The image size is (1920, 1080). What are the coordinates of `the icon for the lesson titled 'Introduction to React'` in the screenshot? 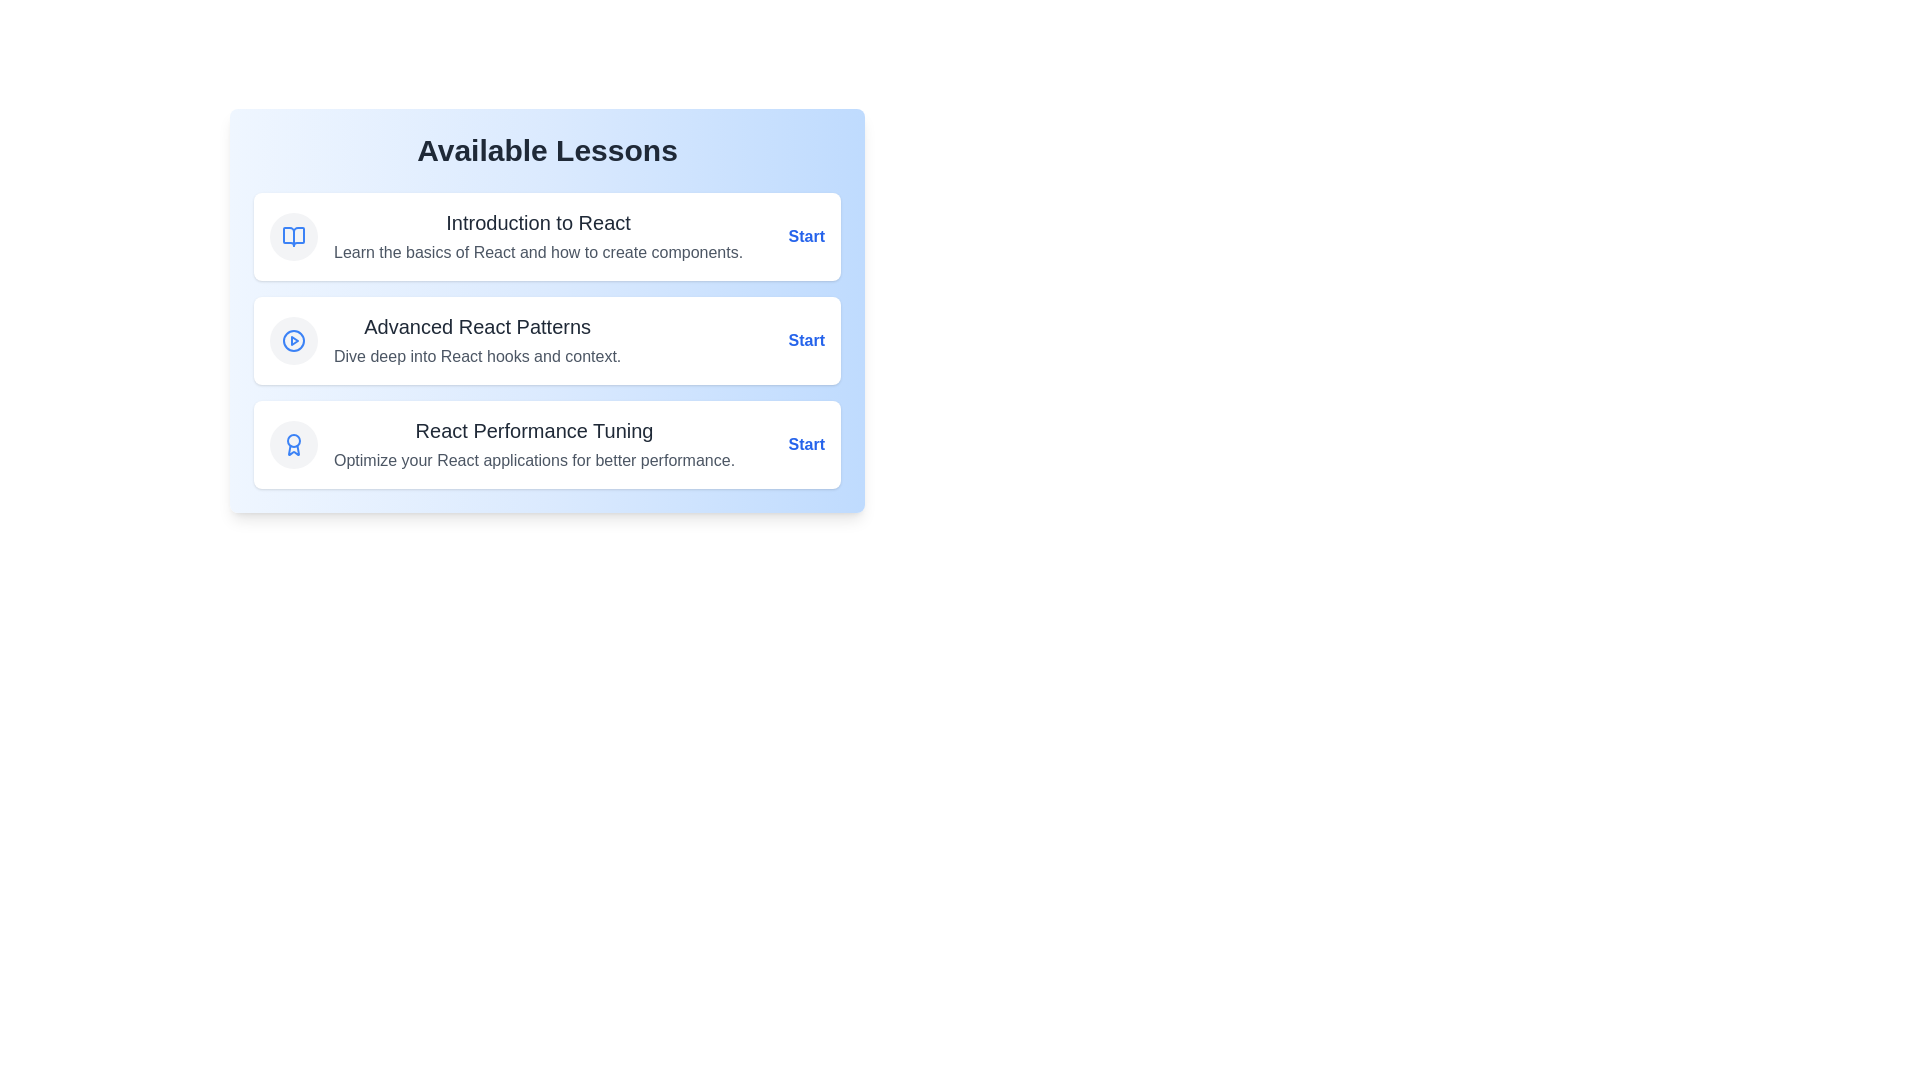 It's located at (292, 235).